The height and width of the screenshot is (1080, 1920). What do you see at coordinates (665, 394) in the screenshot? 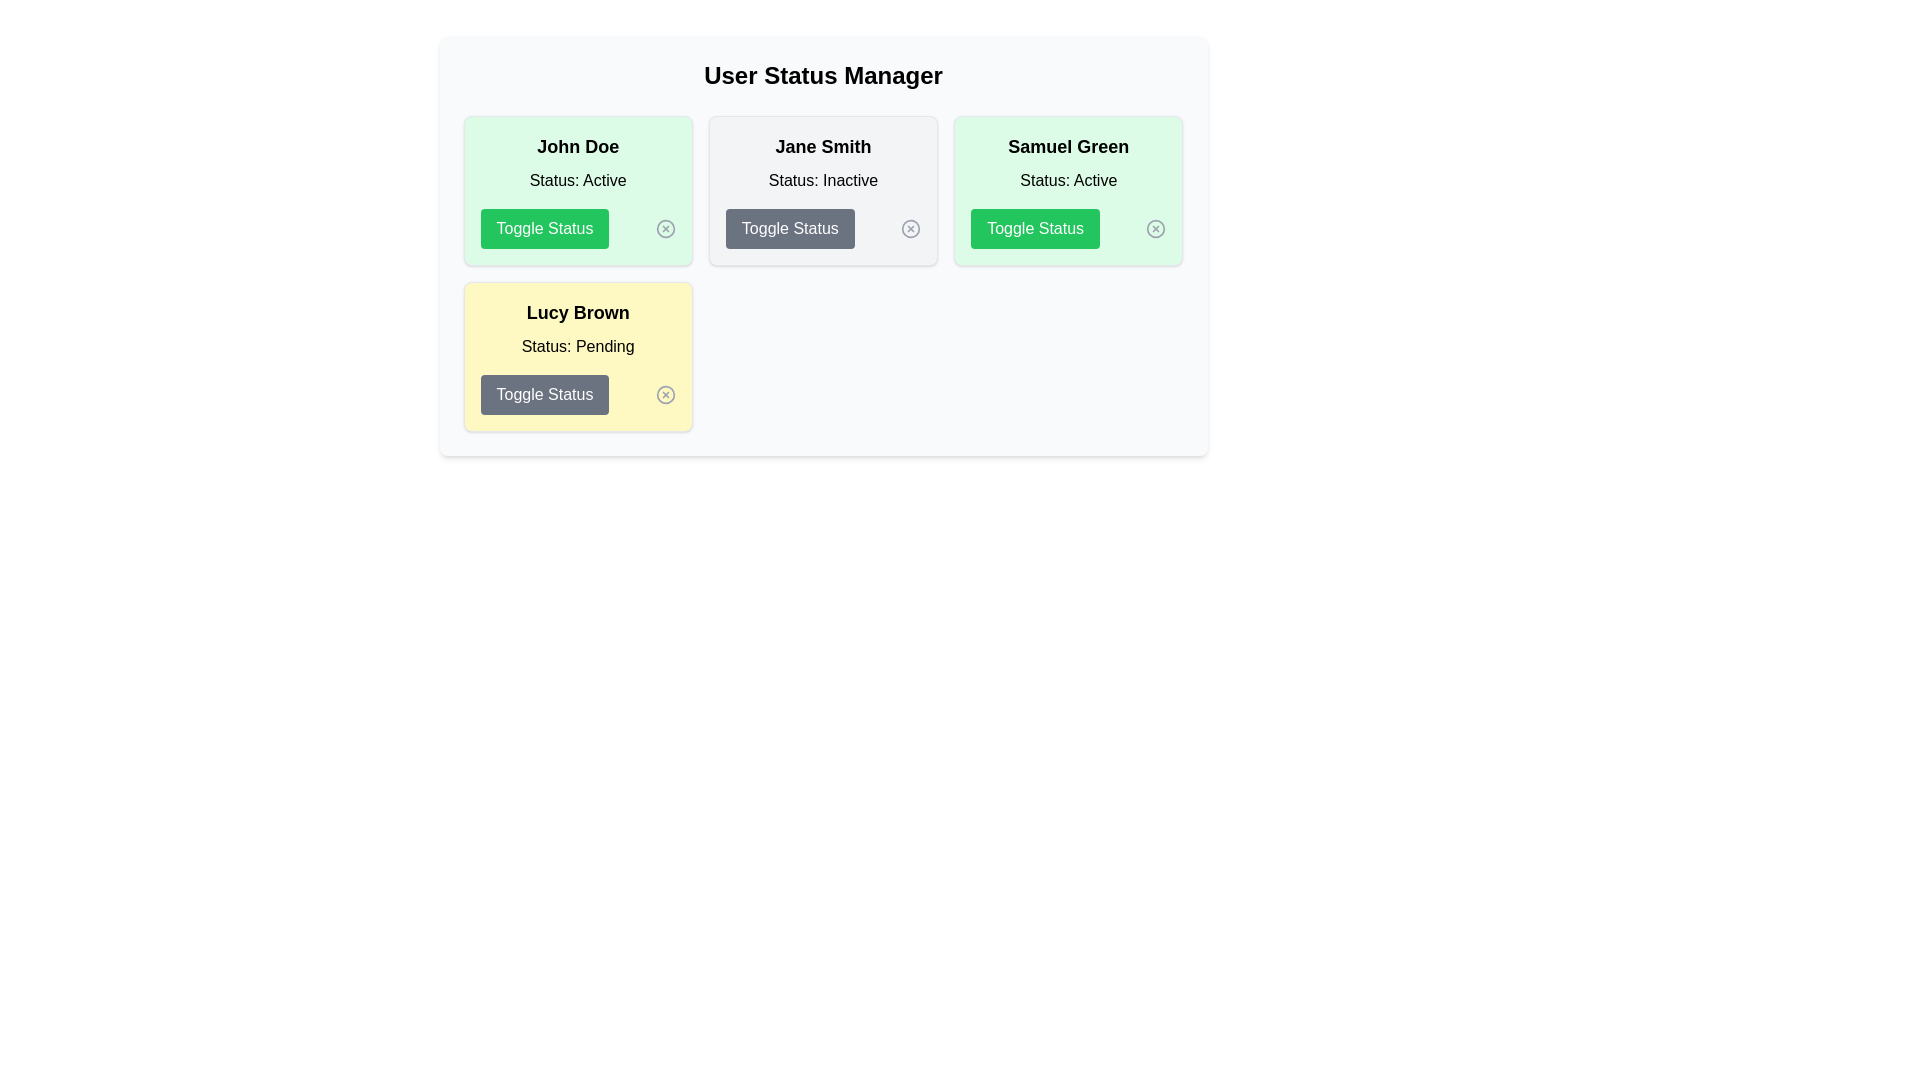
I see `the 'XCircle' icon next to the user Lucy Brown` at bounding box center [665, 394].